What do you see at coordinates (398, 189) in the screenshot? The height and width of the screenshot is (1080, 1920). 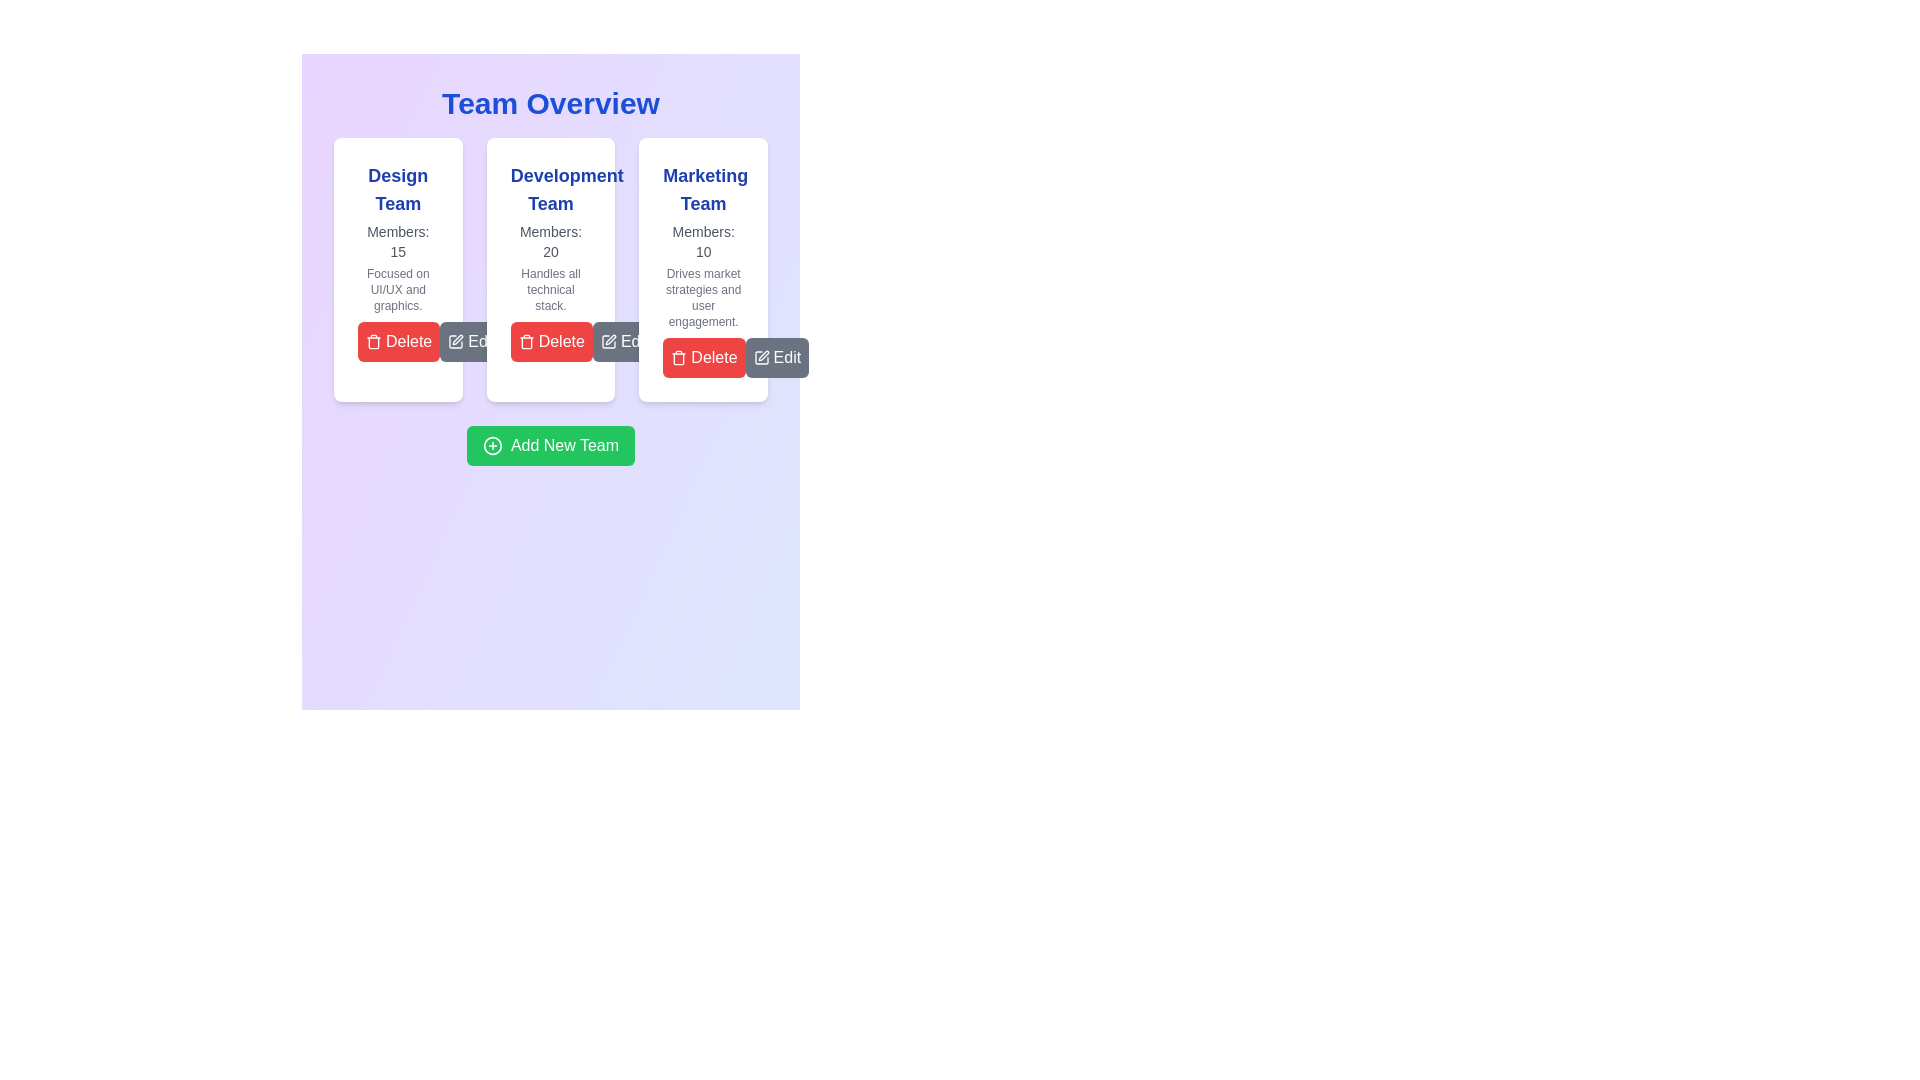 I see `the 'Design Team' heading label, which is a bold blue text label located at the top of the first team card under 'Team Overview'` at bounding box center [398, 189].